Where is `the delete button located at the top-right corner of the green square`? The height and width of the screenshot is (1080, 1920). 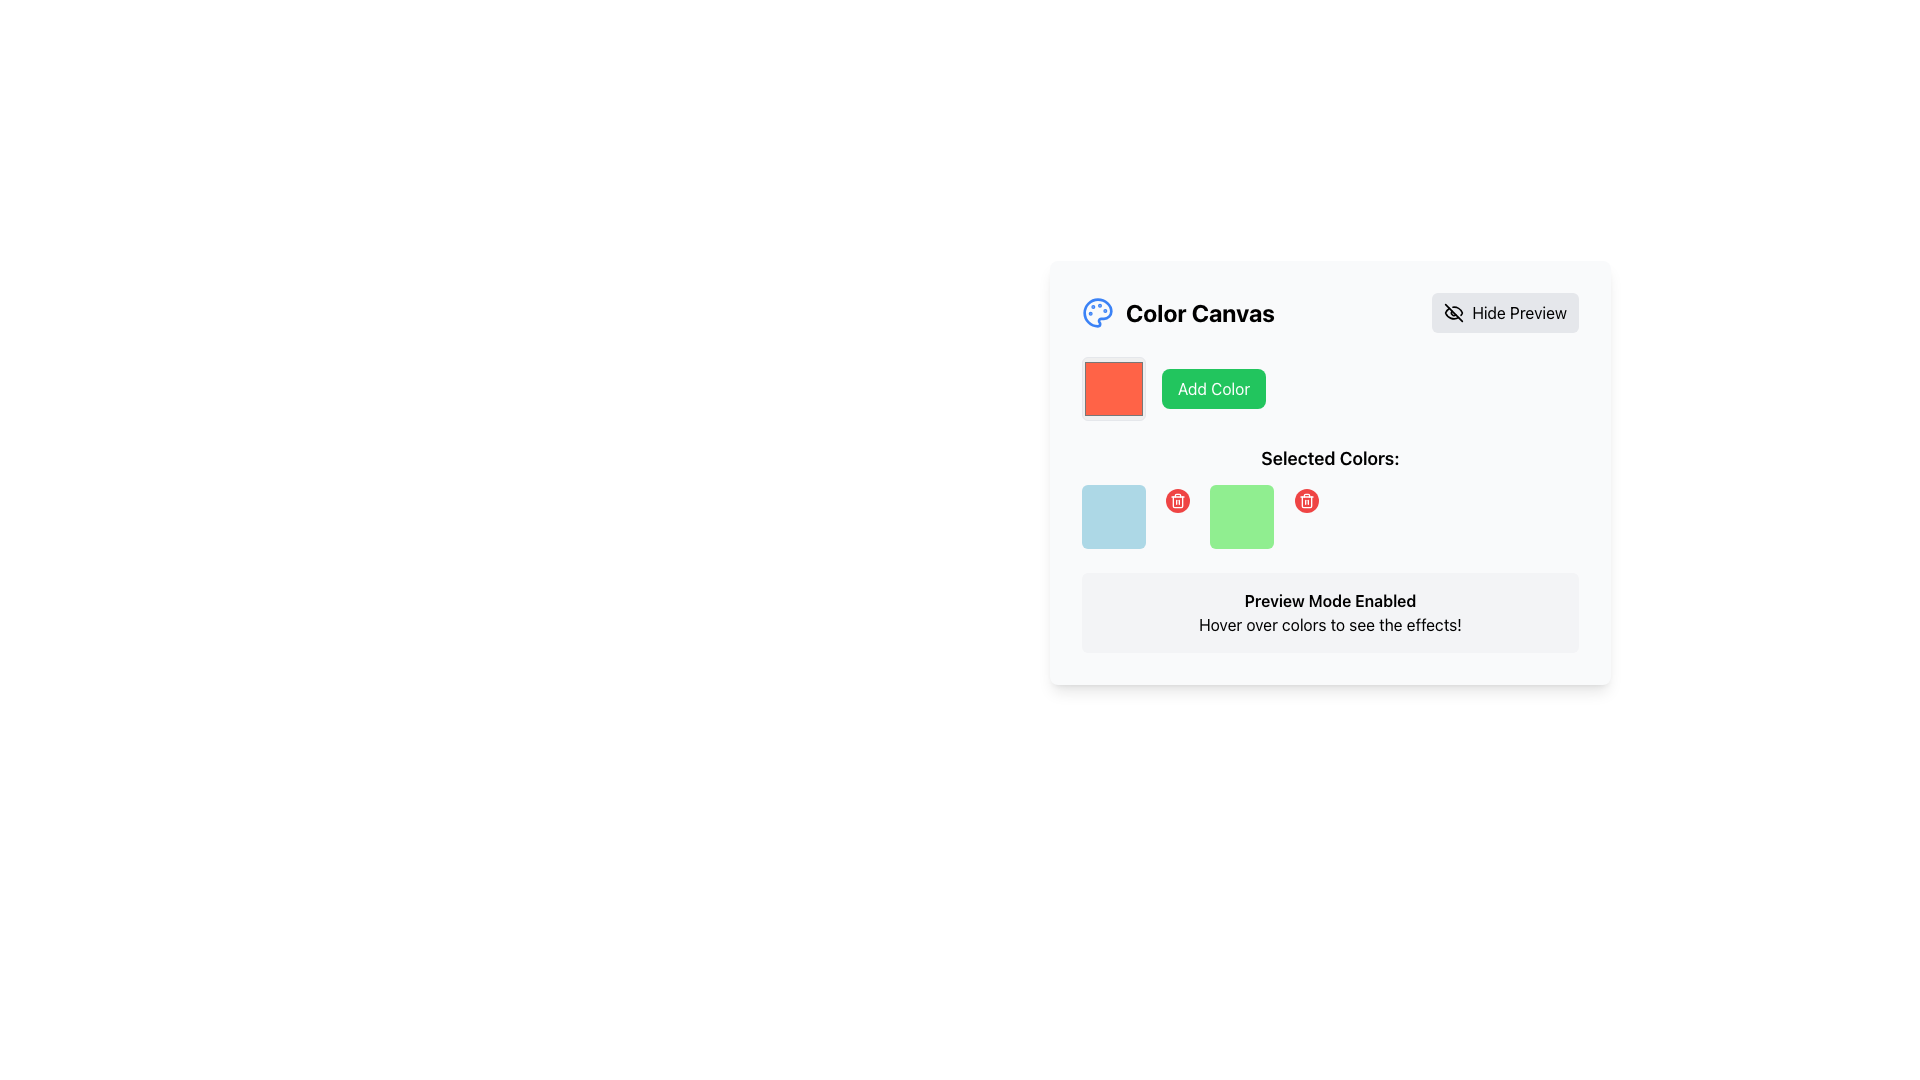
the delete button located at the top-right corner of the green square is located at coordinates (1306, 500).